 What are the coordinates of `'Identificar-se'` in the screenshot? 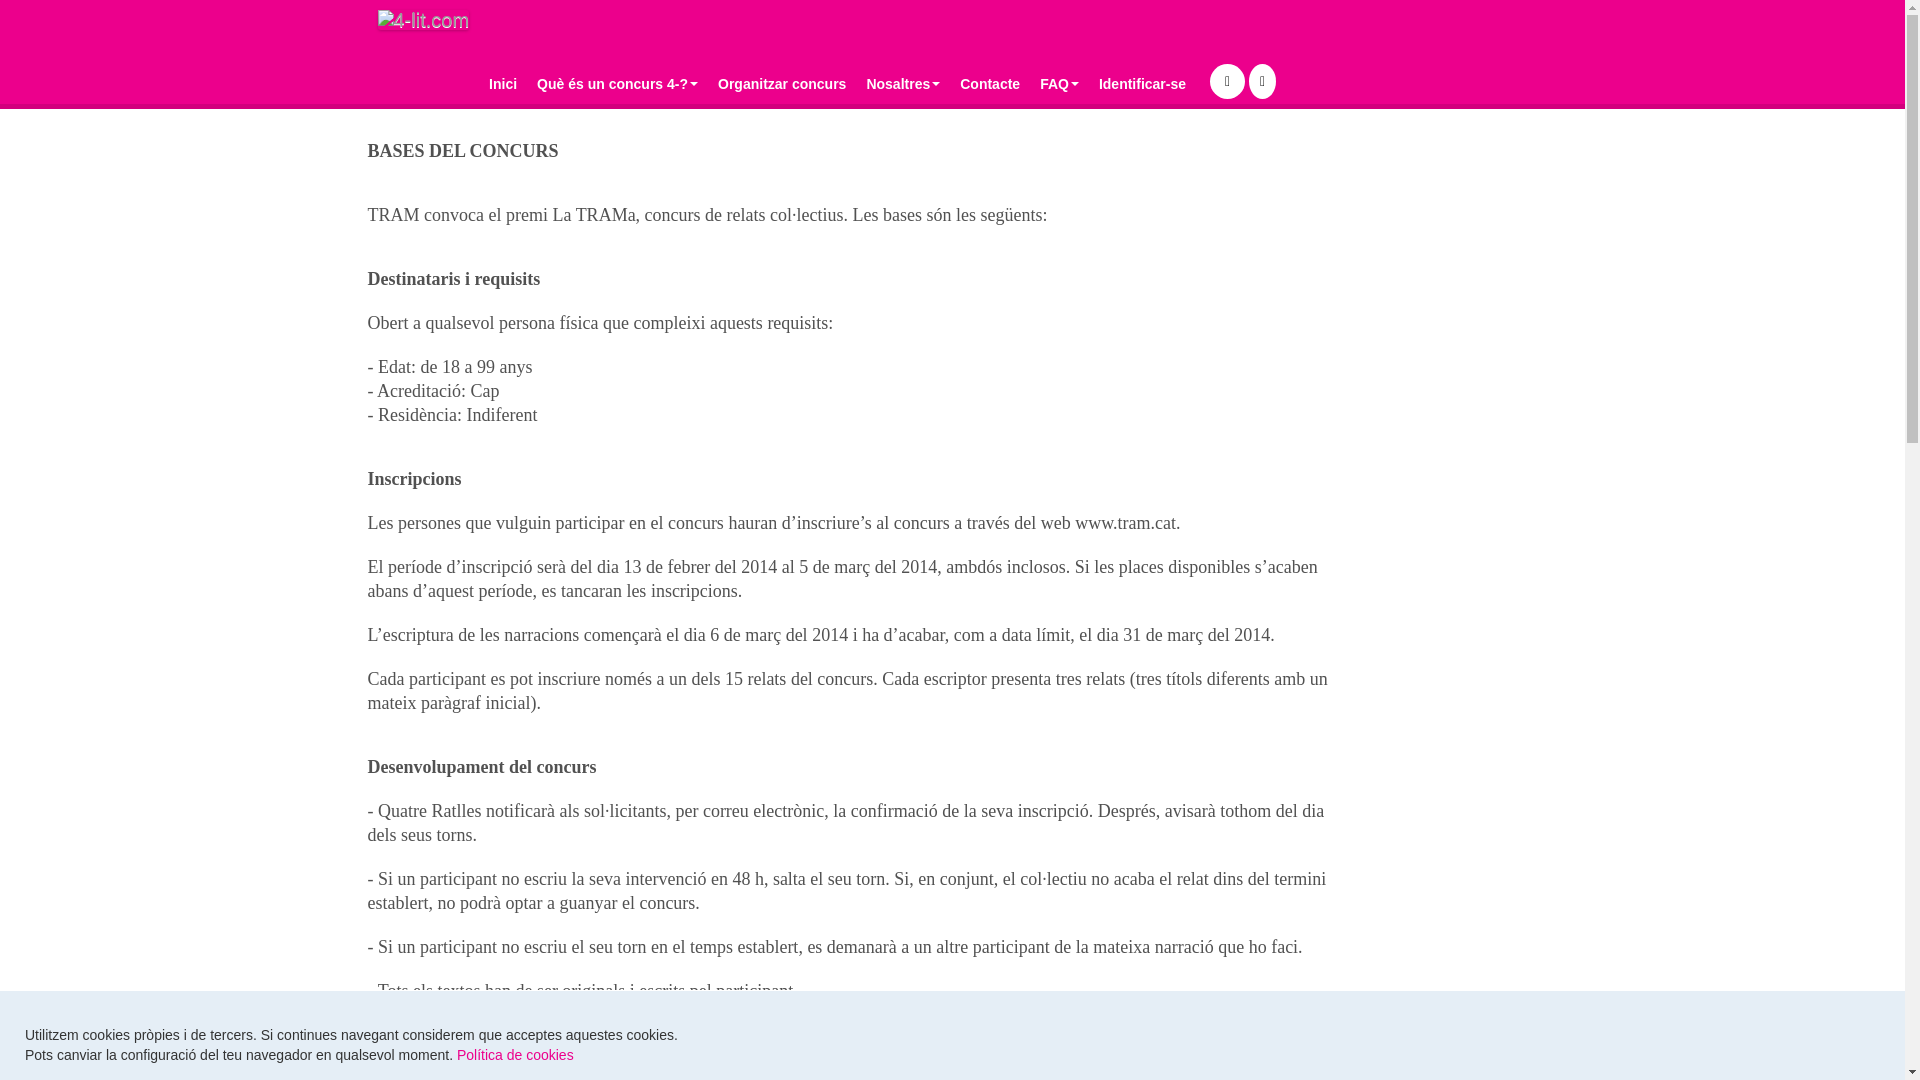 It's located at (1142, 83).